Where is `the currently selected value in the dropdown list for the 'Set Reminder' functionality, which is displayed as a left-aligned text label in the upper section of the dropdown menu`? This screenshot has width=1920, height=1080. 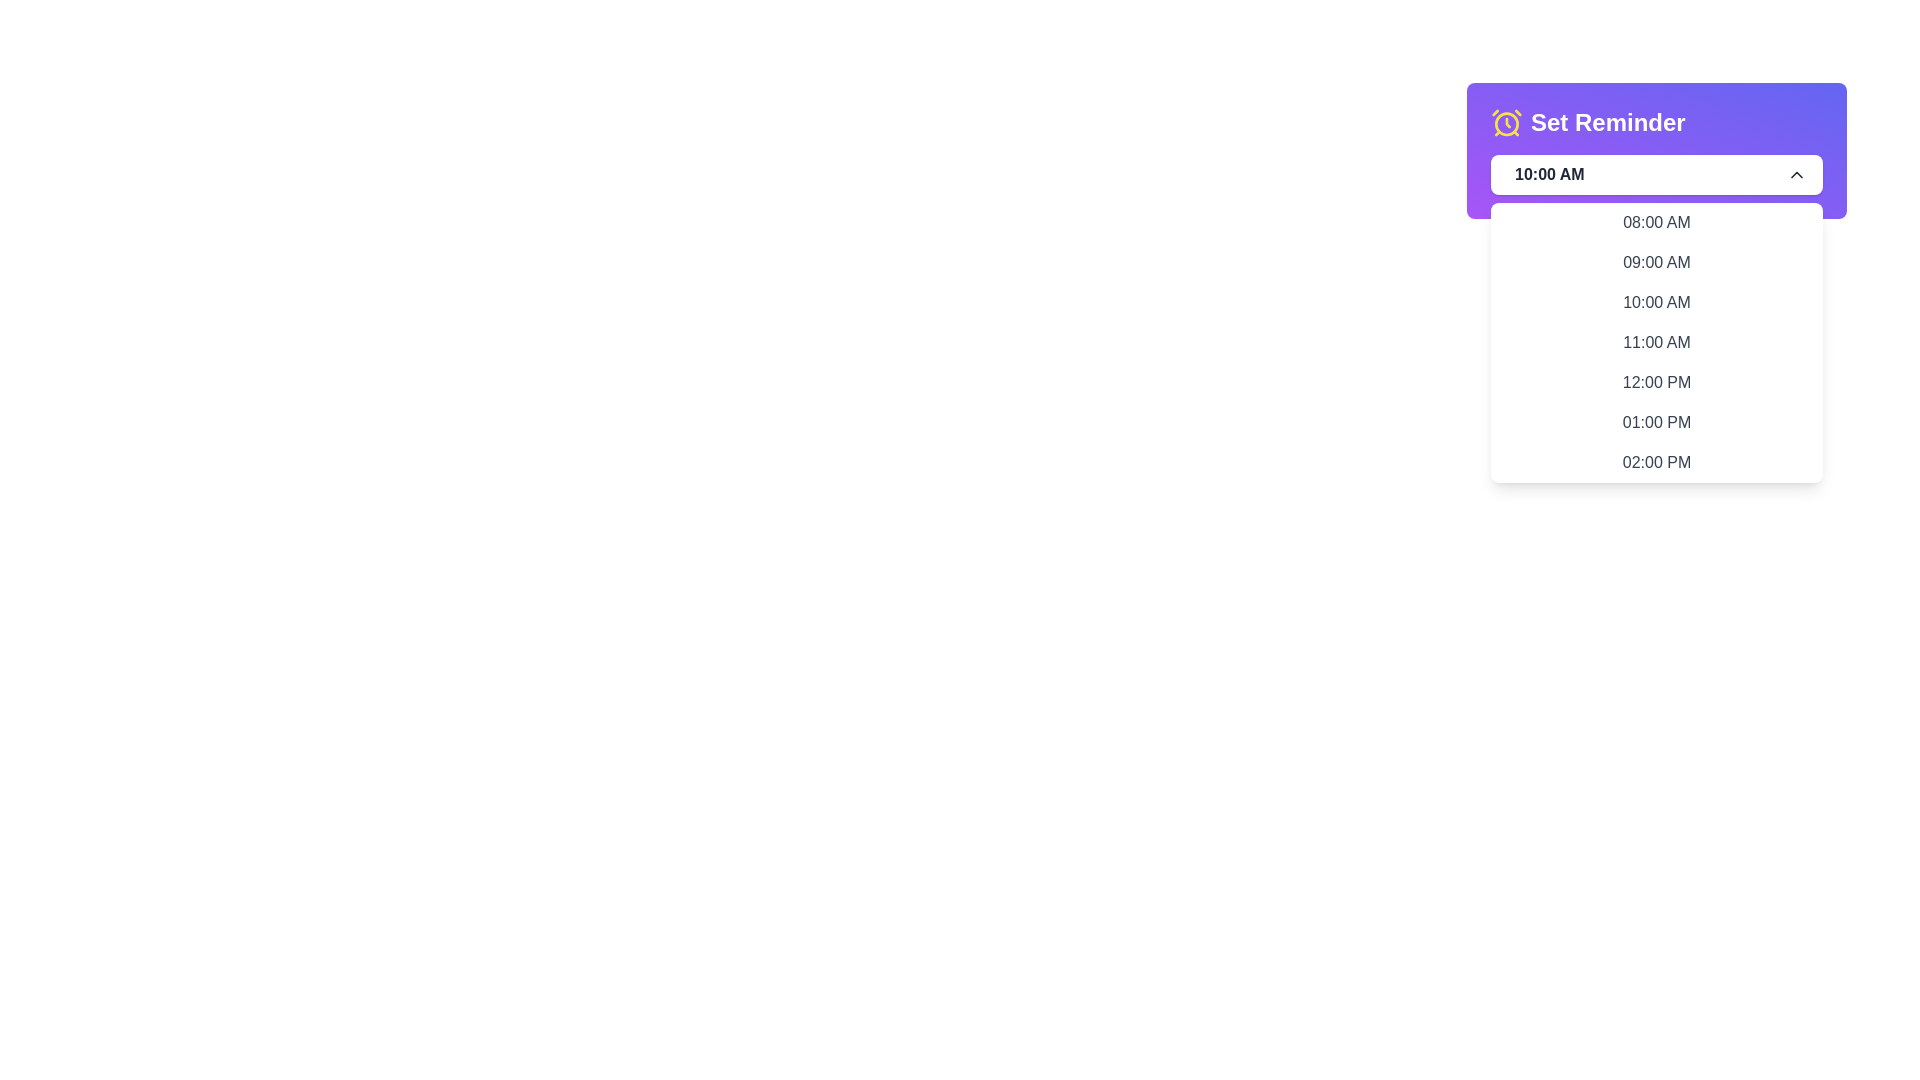
the currently selected value in the dropdown list for the 'Set Reminder' functionality, which is displayed as a left-aligned text label in the upper section of the dropdown menu is located at coordinates (1544, 173).